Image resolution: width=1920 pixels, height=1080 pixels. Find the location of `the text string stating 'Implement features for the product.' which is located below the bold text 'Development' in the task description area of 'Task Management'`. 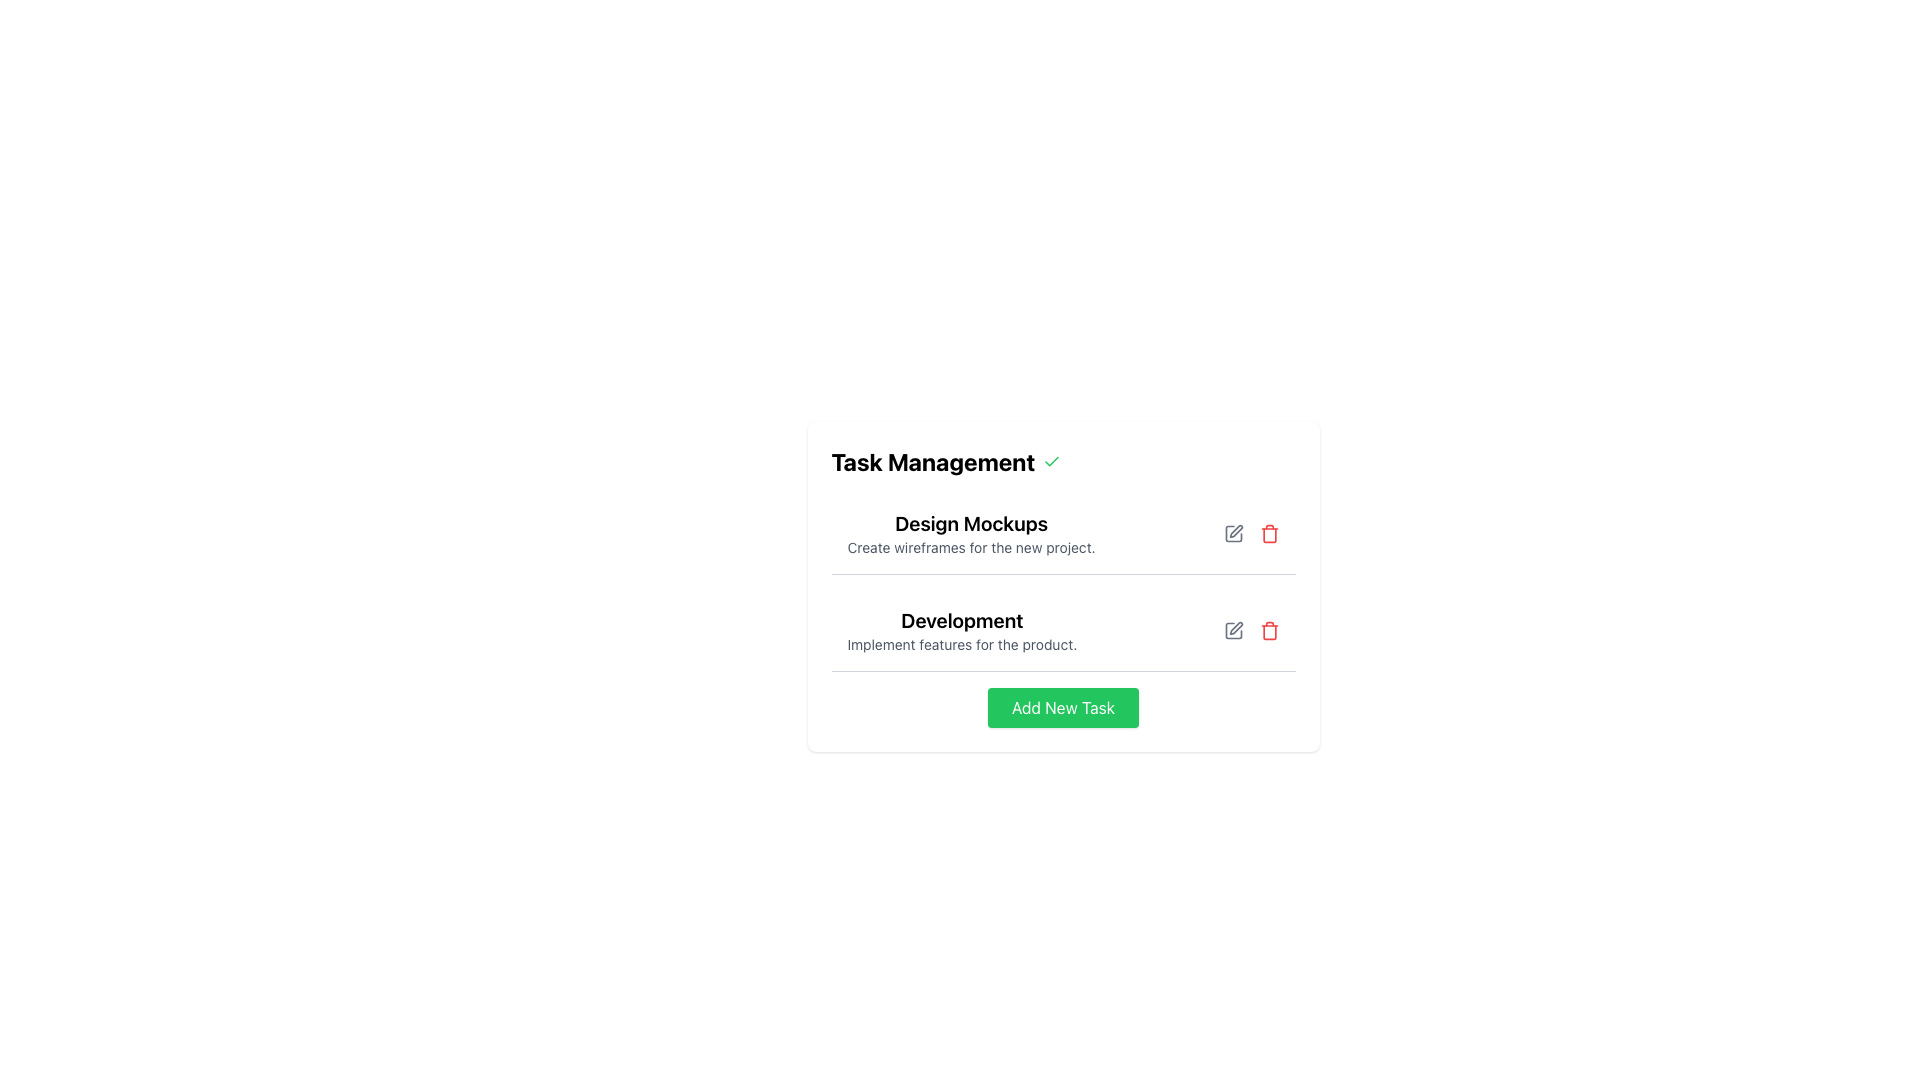

the text string stating 'Implement features for the product.' which is located below the bold text 'Development' in the task description area of 'Task Management' is located at coordinates (962, 644).